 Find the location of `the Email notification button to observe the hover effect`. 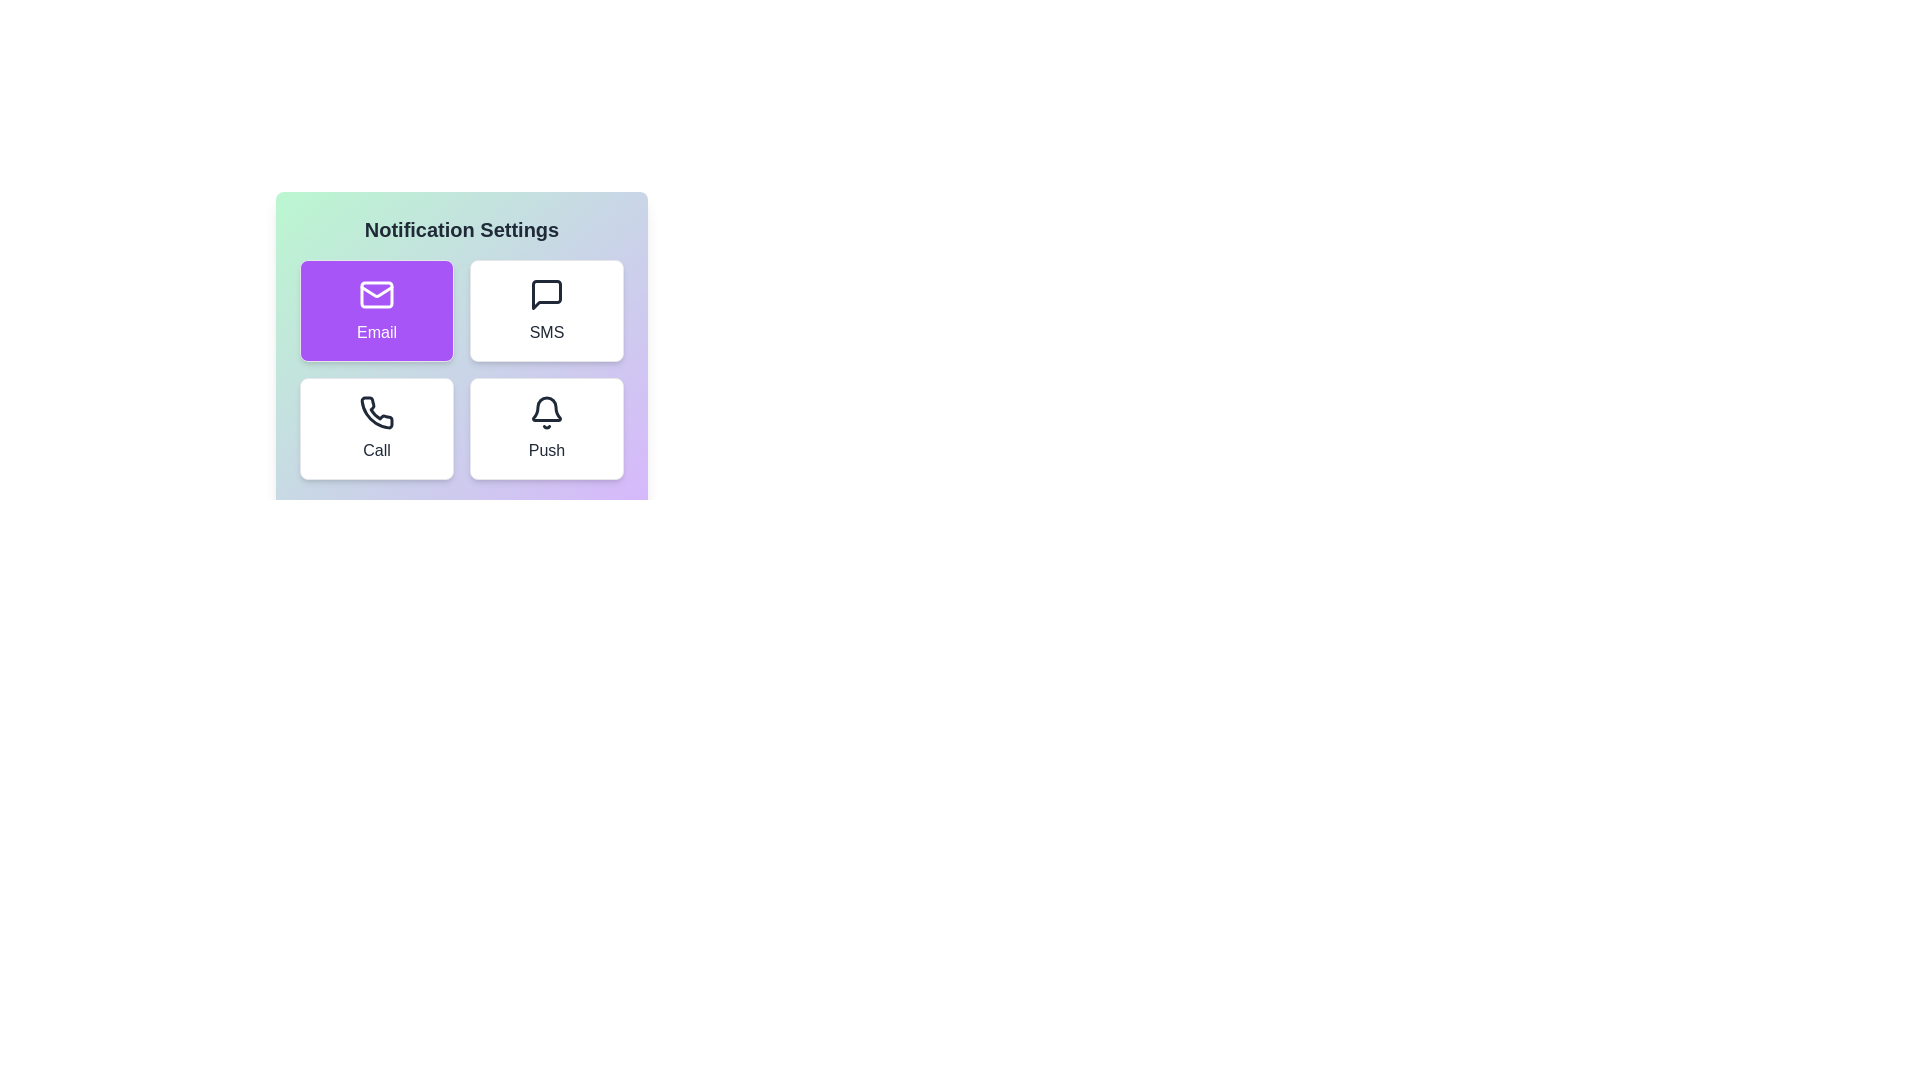

the Email notification button to observe the hover effect is located at coordinates (377, 311).